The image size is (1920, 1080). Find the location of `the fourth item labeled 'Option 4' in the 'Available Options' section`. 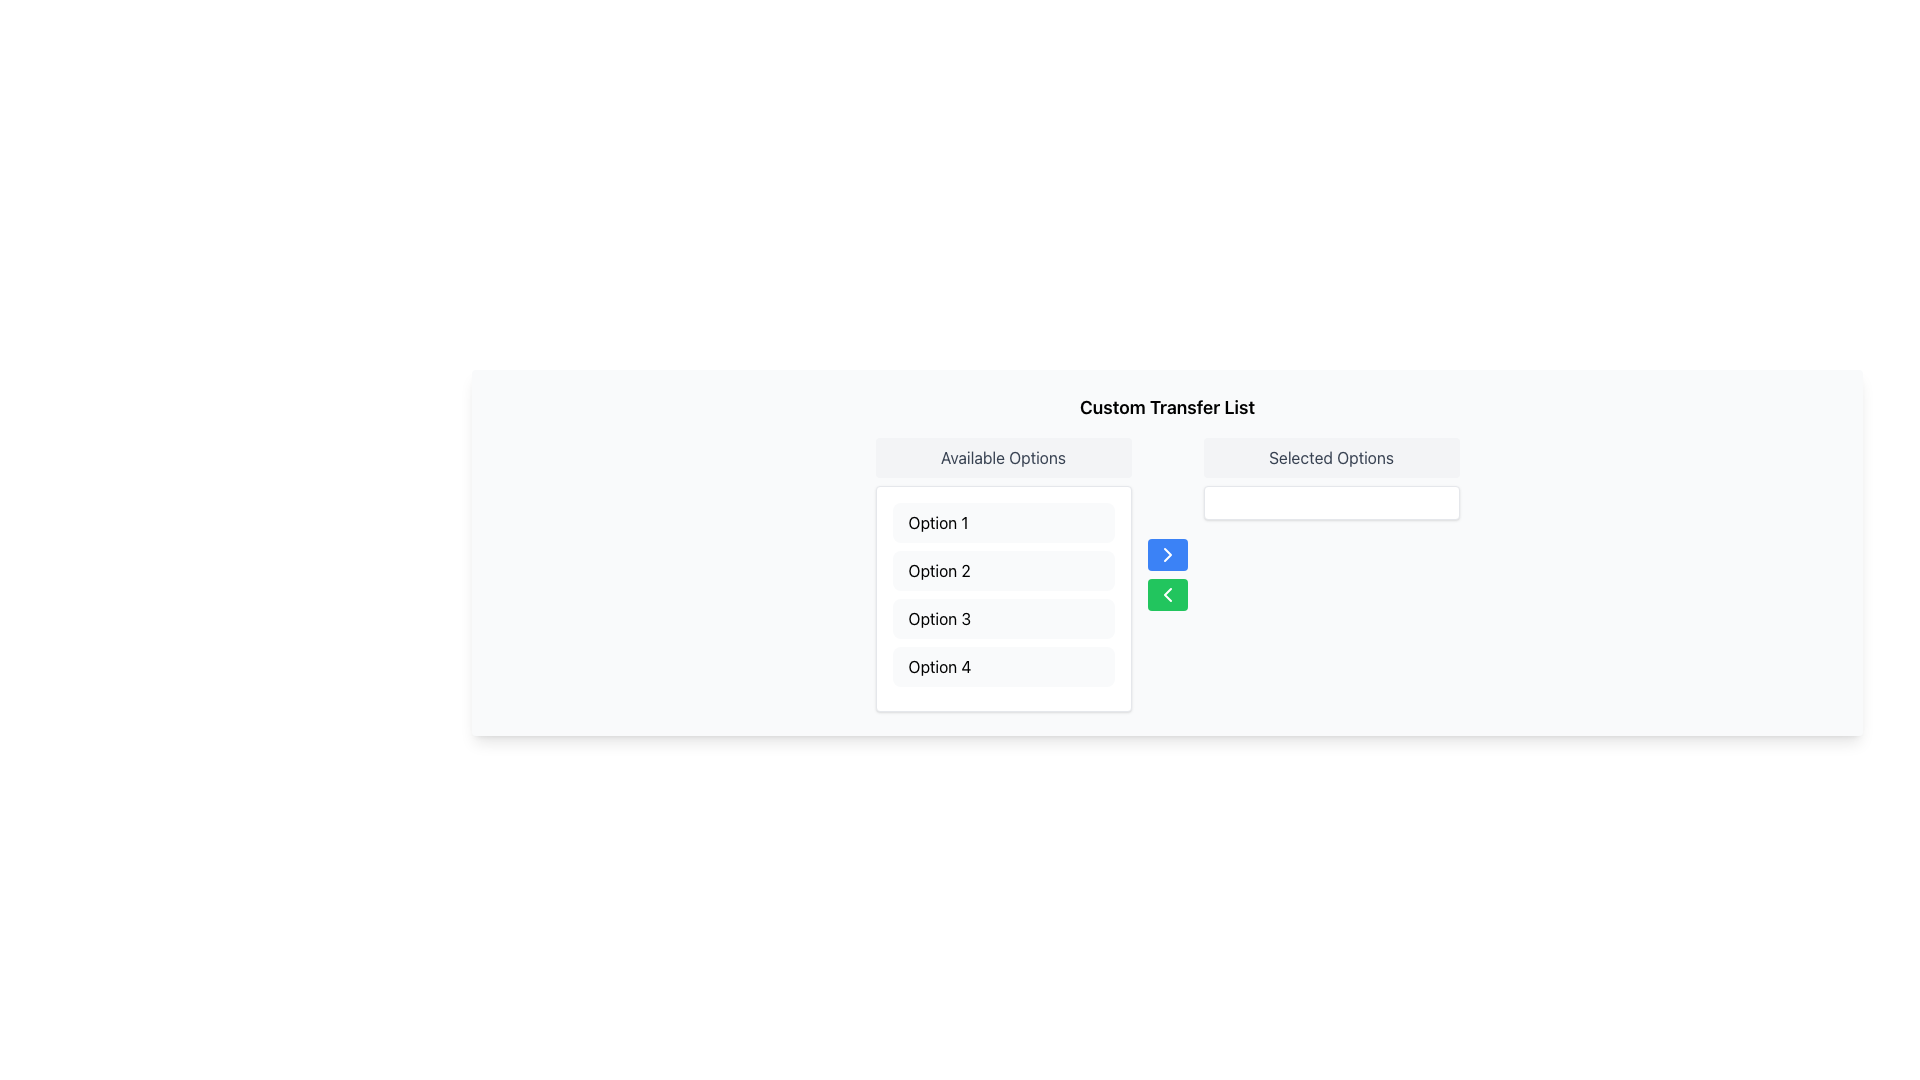

the fourth item labeled 'Option 4' in the 'Available Options' section is located at coordinates (1003, 667).